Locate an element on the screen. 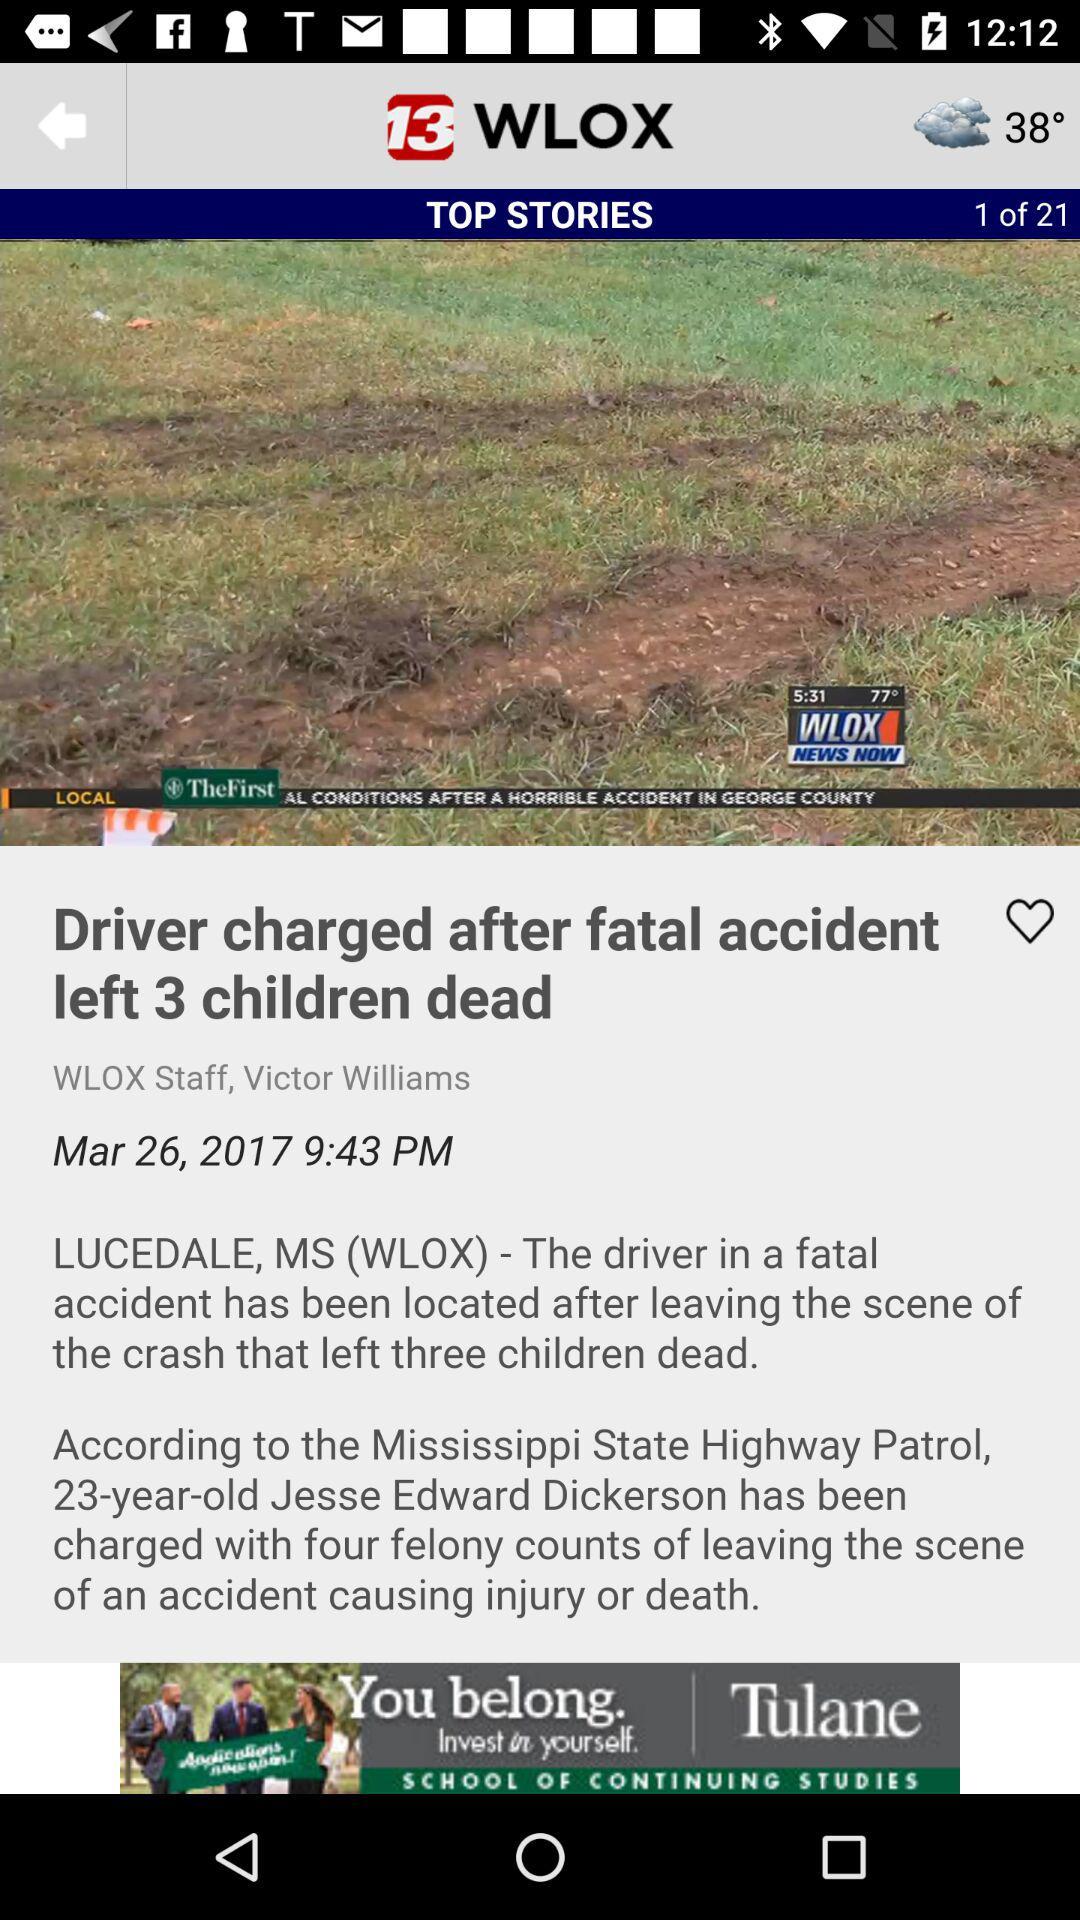  news headline is located at coordinates (540, 1252).